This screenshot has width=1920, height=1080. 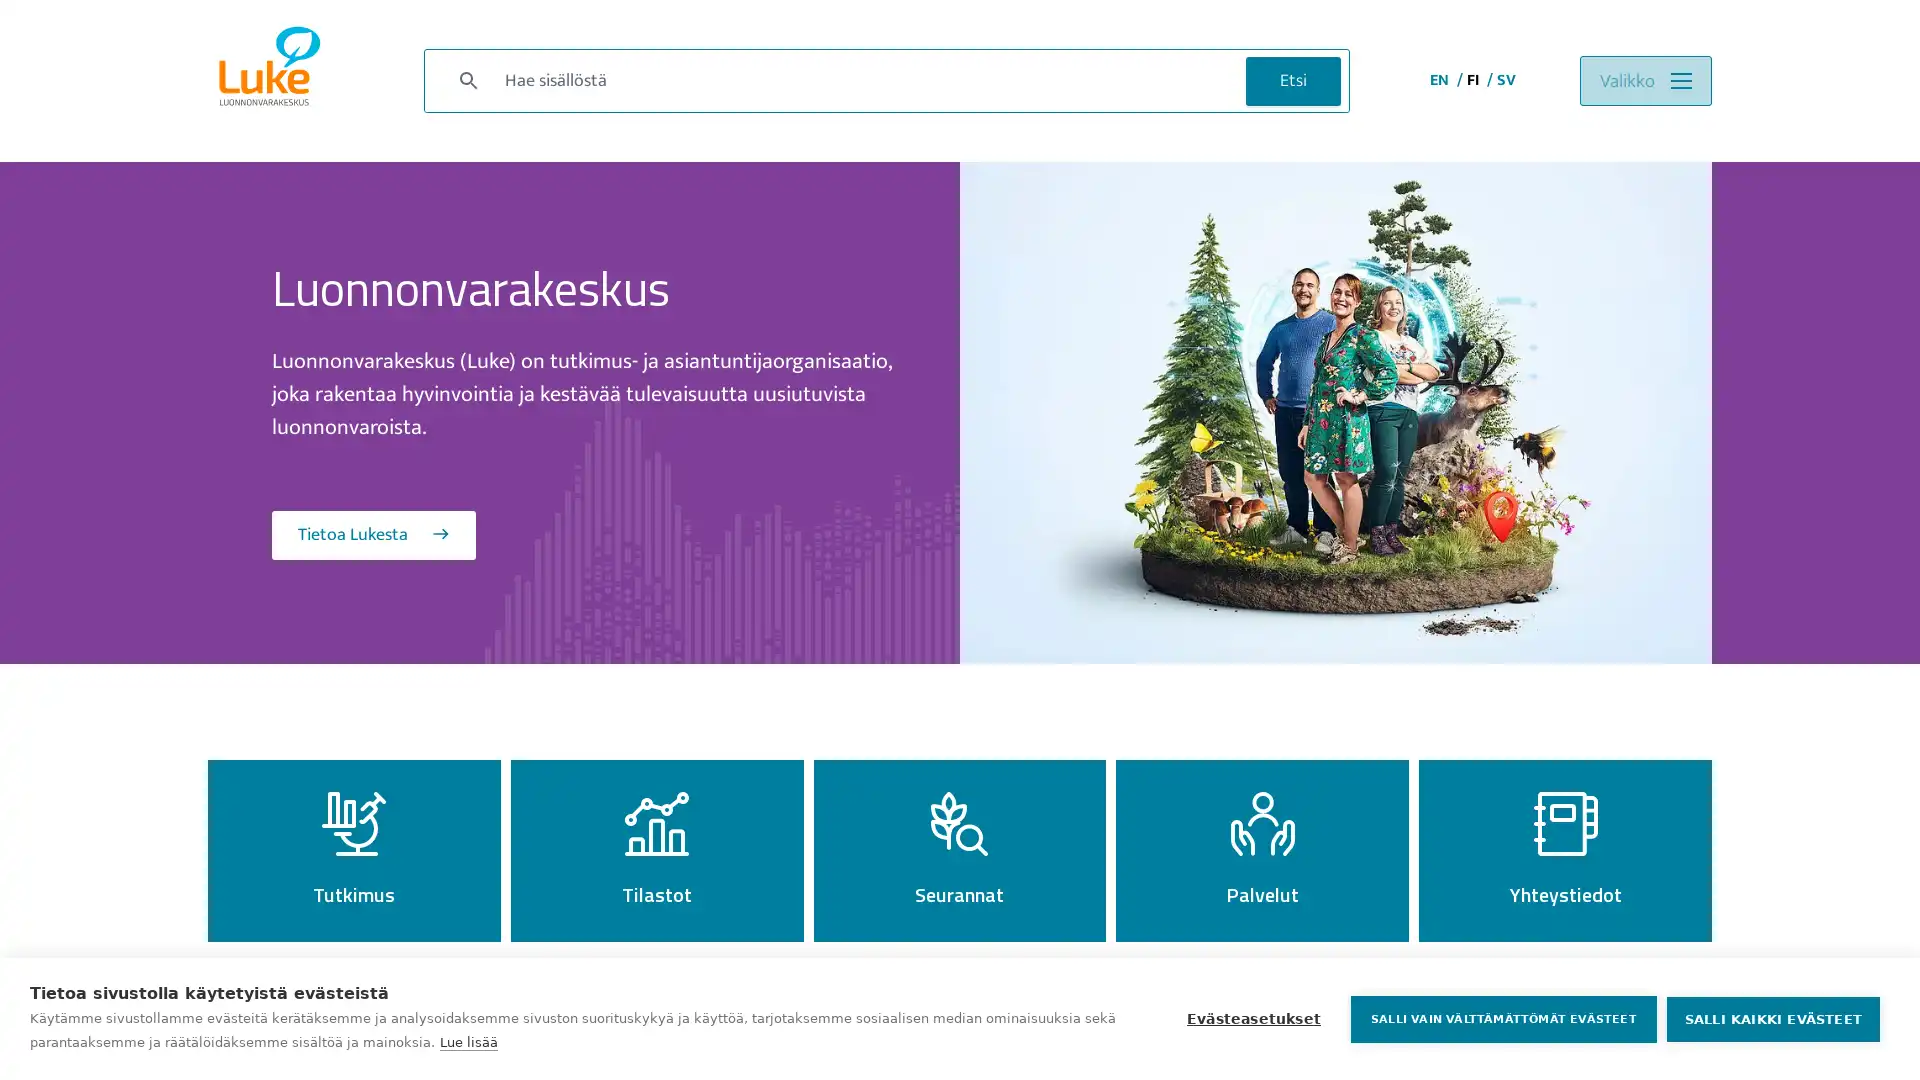 What do you see at coordinates (1225, 79) in the screenshot?
I see `Etsi` at bounding box center [1225, 79].